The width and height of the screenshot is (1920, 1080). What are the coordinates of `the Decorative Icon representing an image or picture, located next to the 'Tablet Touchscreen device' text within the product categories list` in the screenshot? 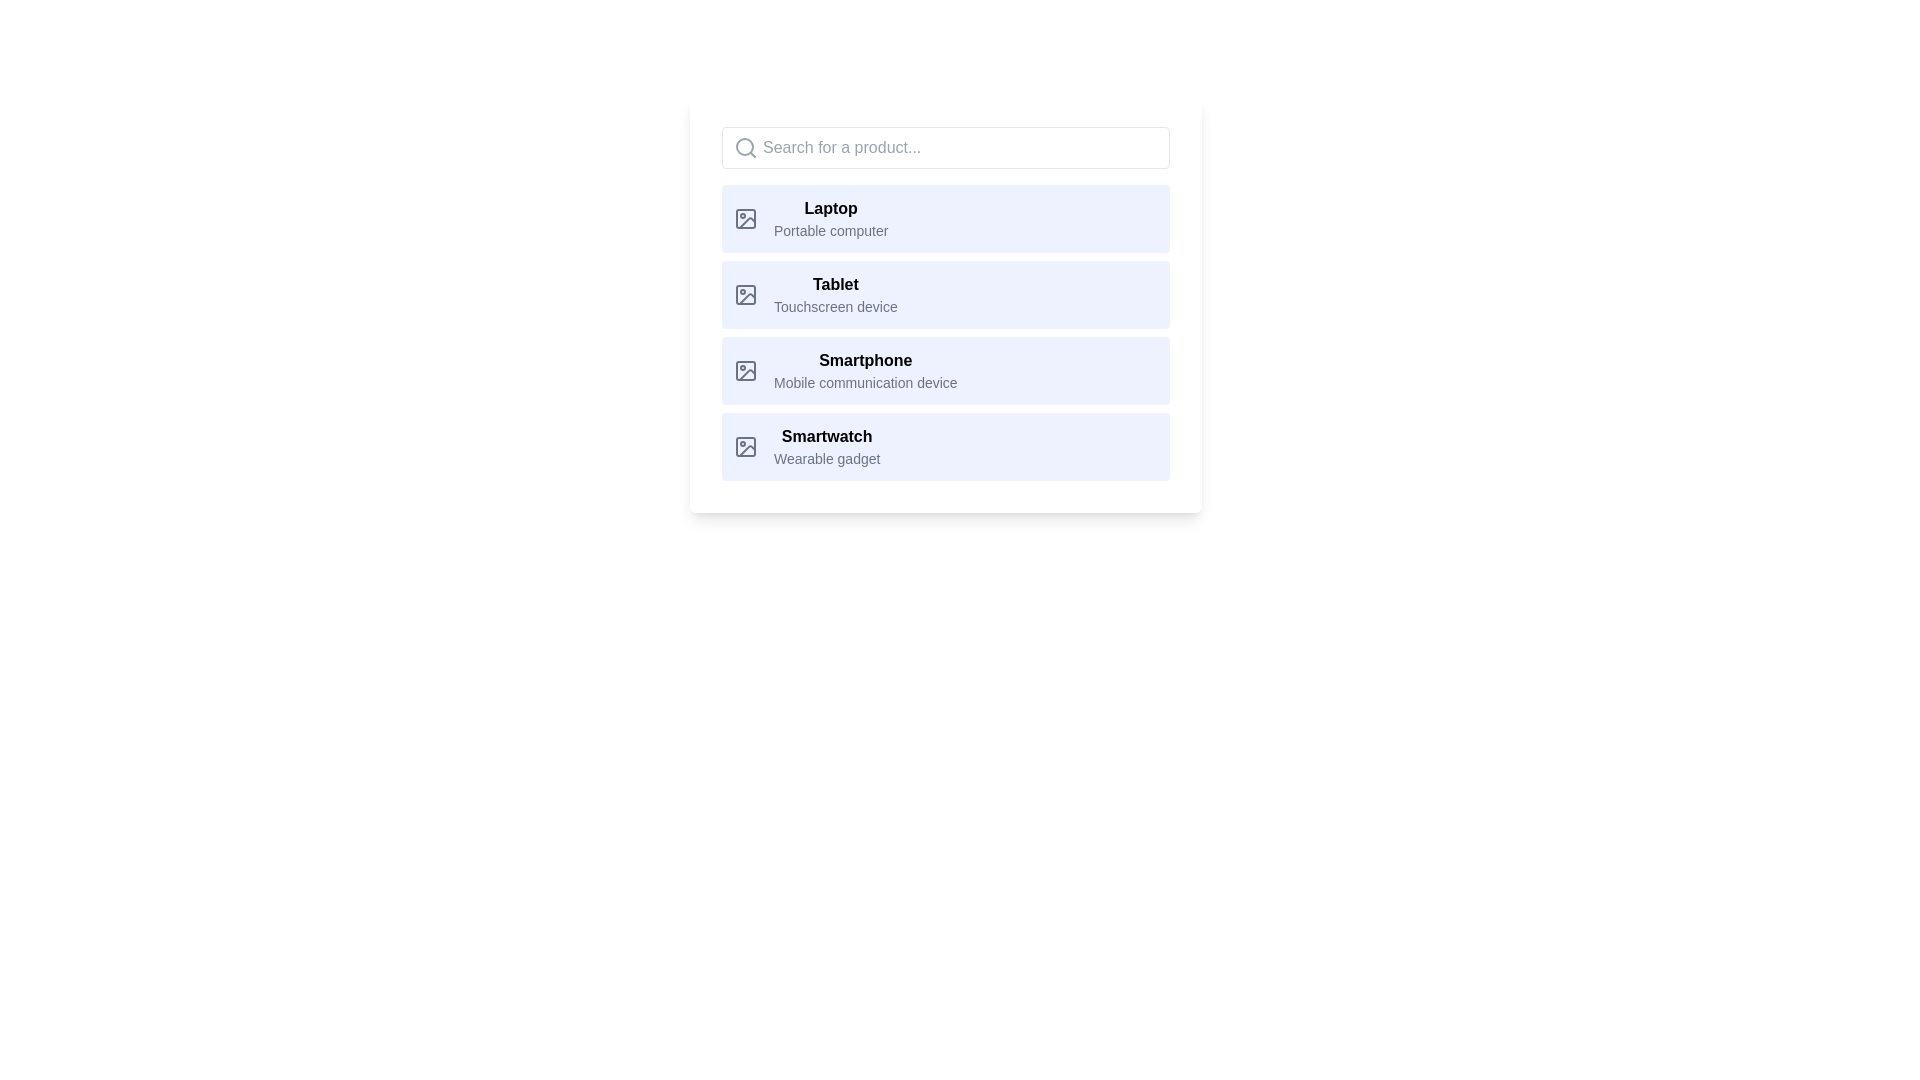 It's located at (744, 294).